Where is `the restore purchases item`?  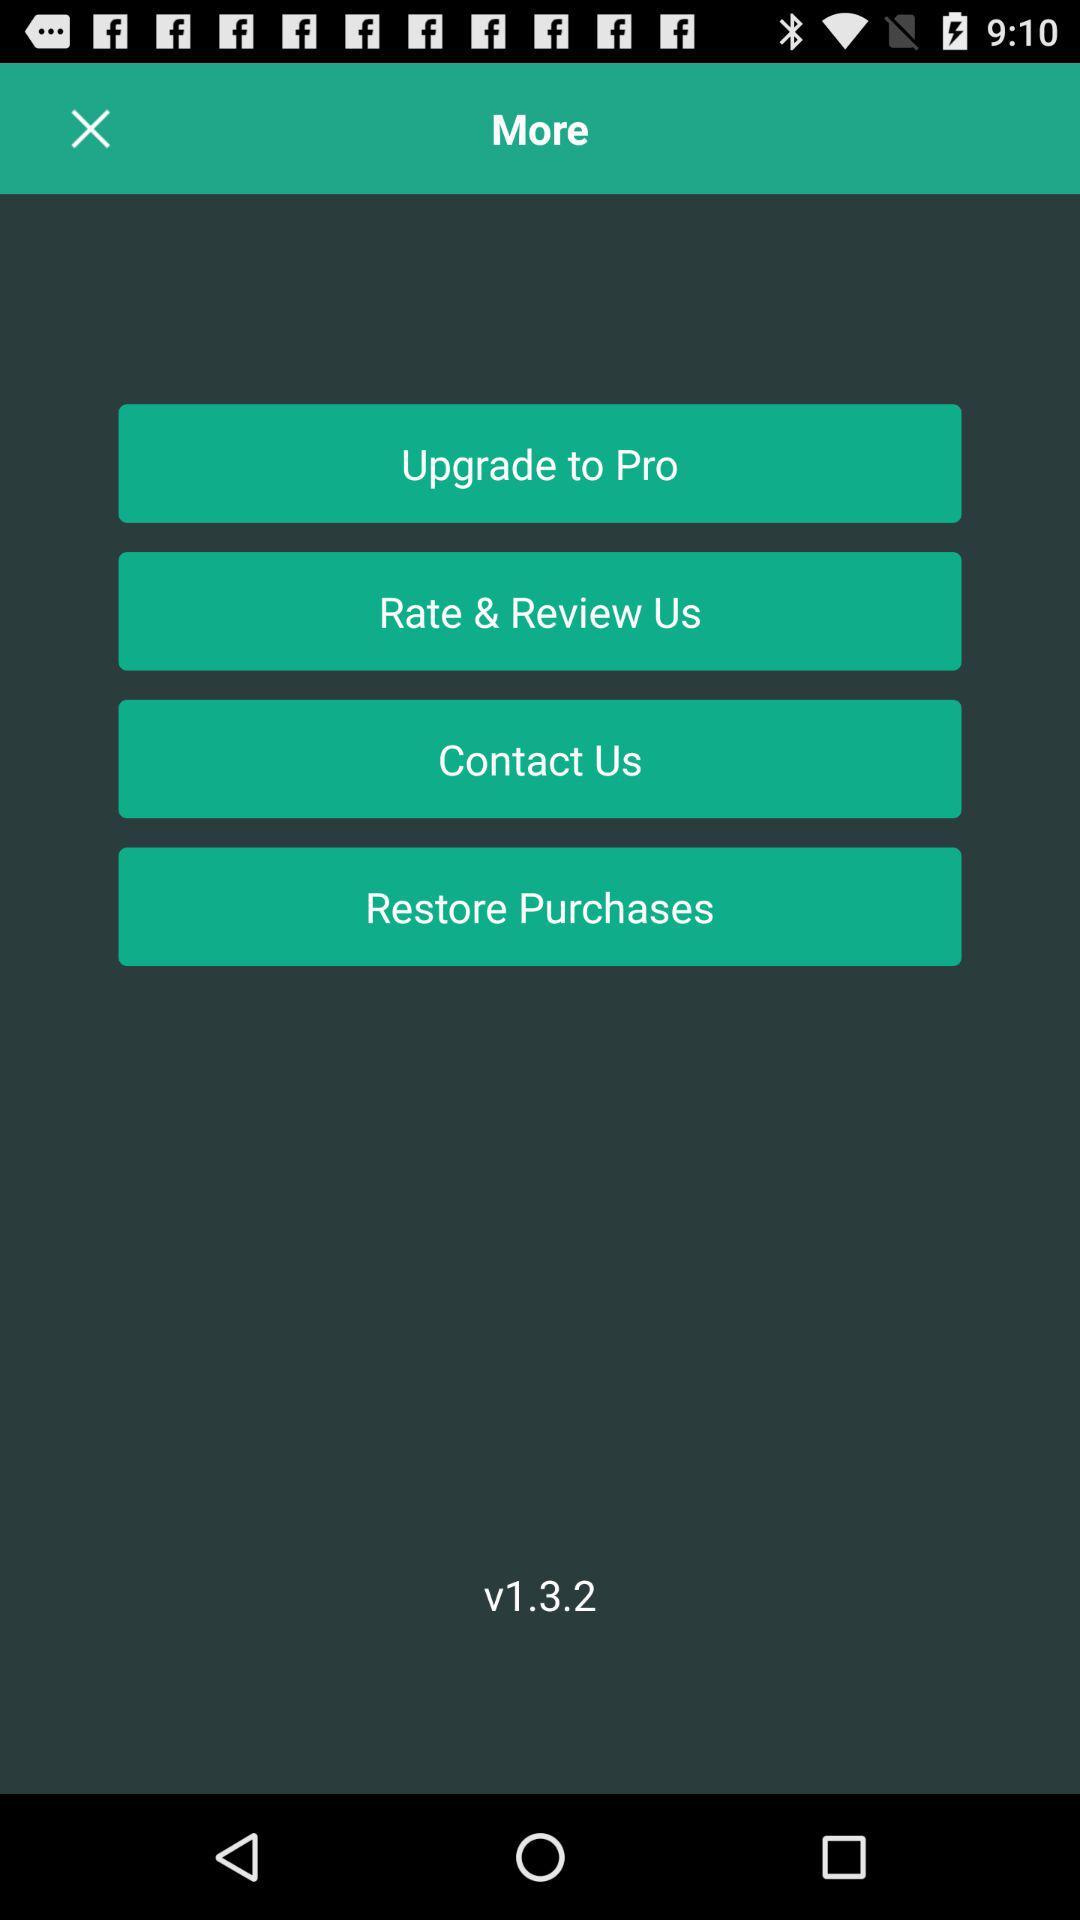
the restore purchases item is located at coordinates (540, 905).